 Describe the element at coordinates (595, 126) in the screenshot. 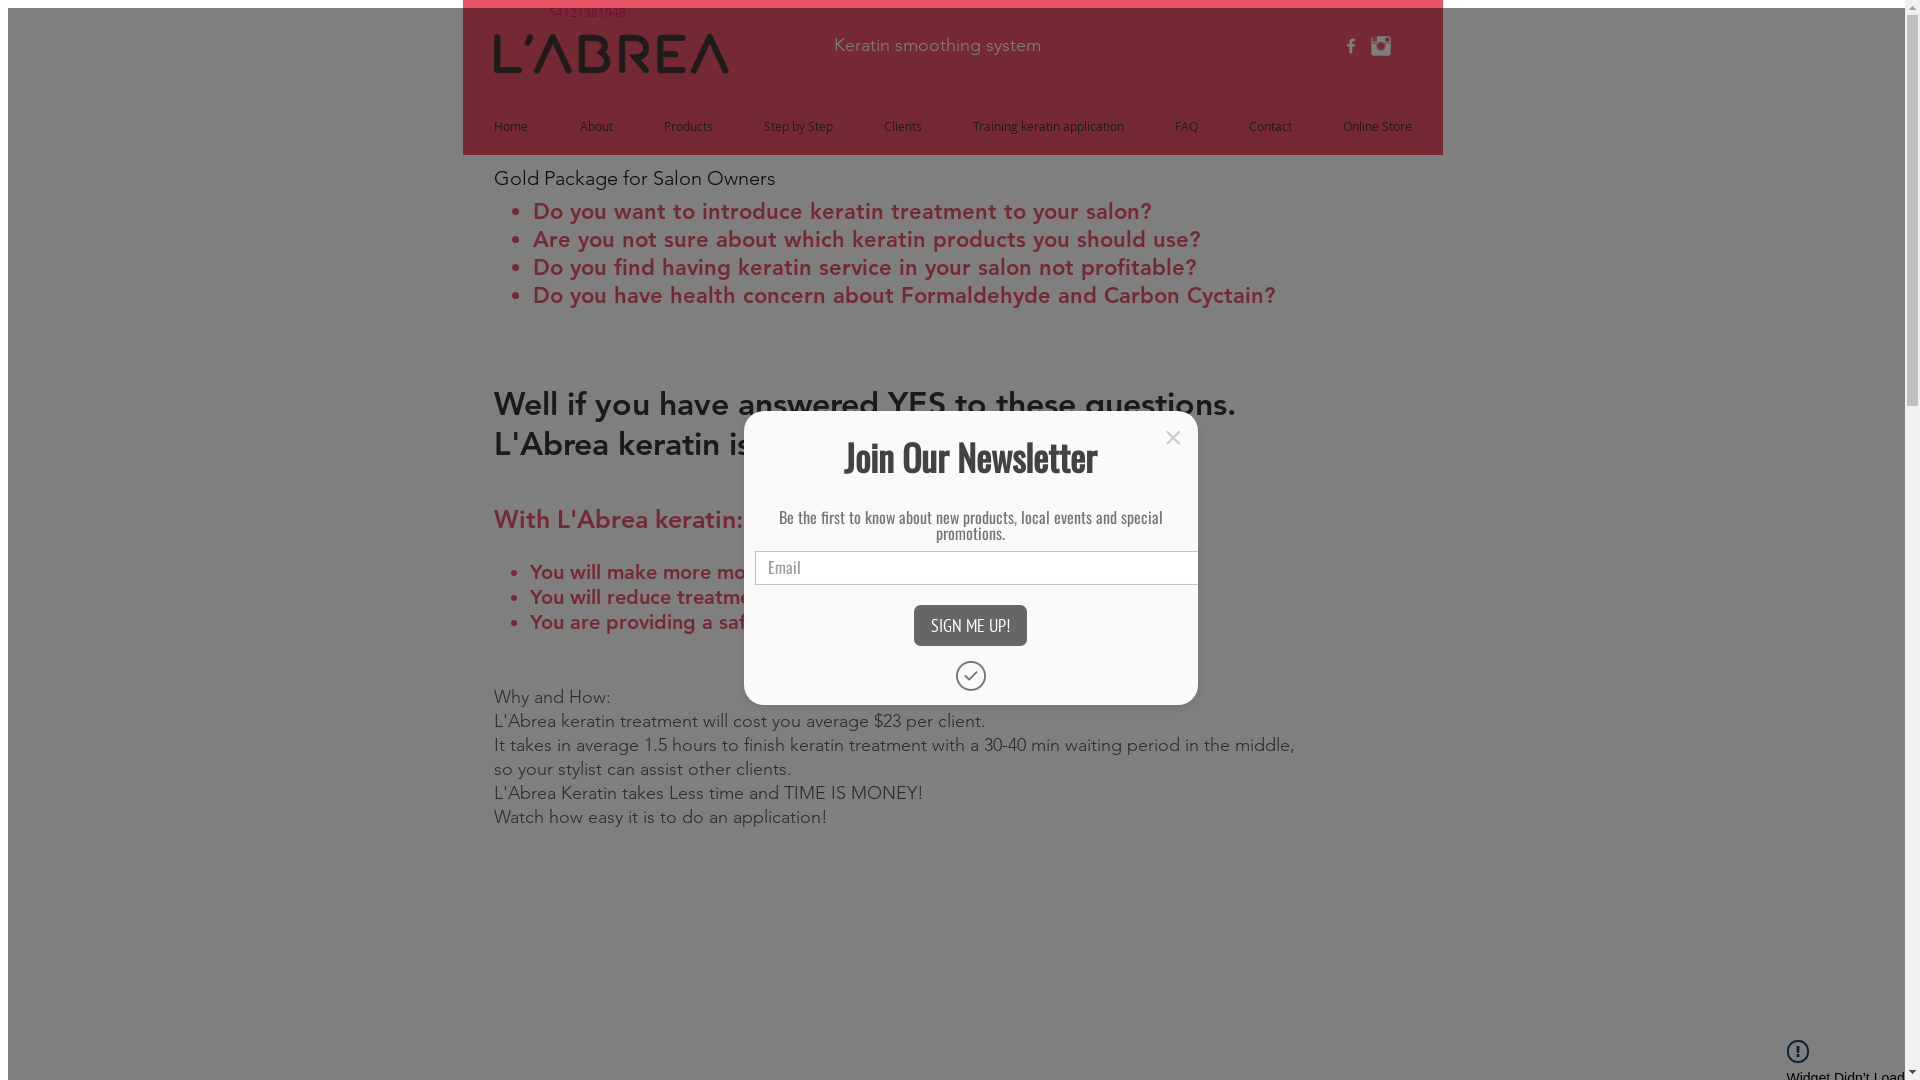

I see `'About'` at that location.